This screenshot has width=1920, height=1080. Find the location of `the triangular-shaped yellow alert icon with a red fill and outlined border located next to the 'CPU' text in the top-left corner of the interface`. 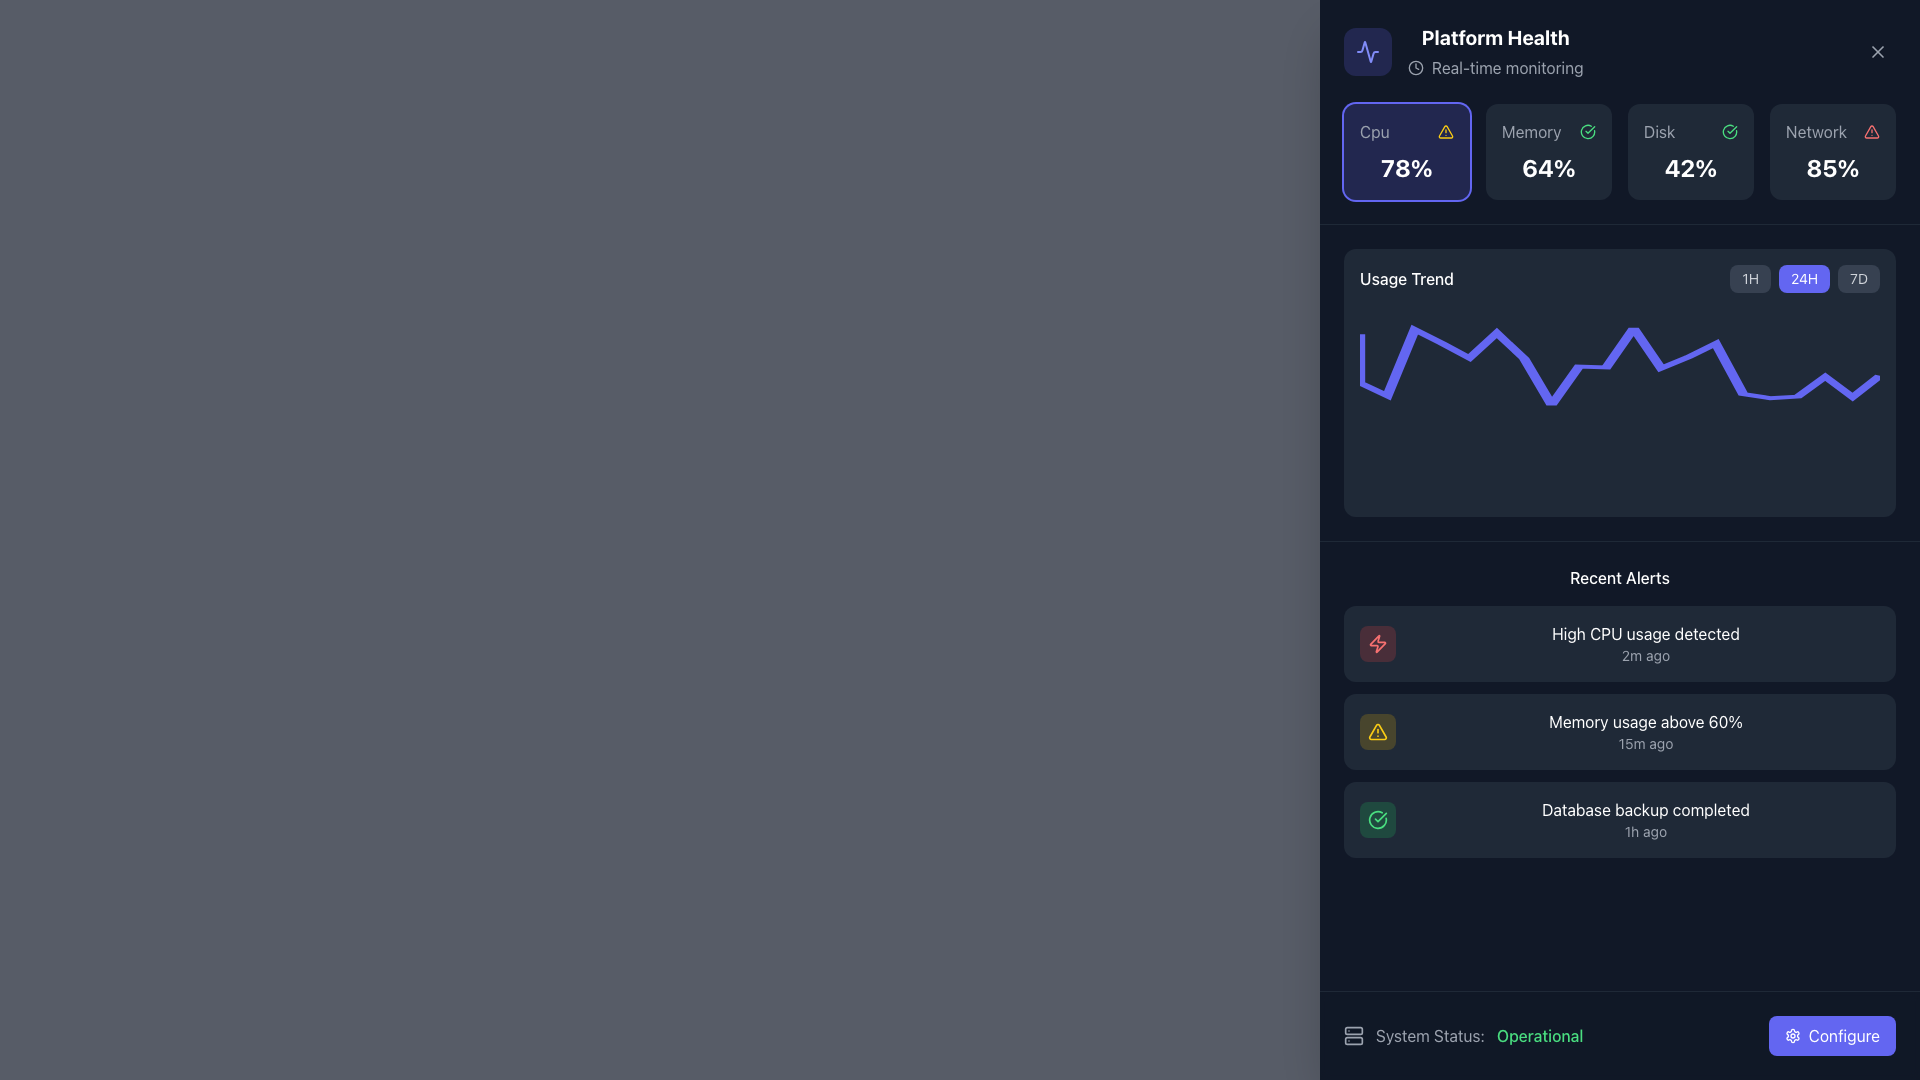

the triangular-shaped yellow alert icon with a red fill and outlined border located next to the 'CPU' text in the top-left corner of the interface is located at coordinates (1445, 131).